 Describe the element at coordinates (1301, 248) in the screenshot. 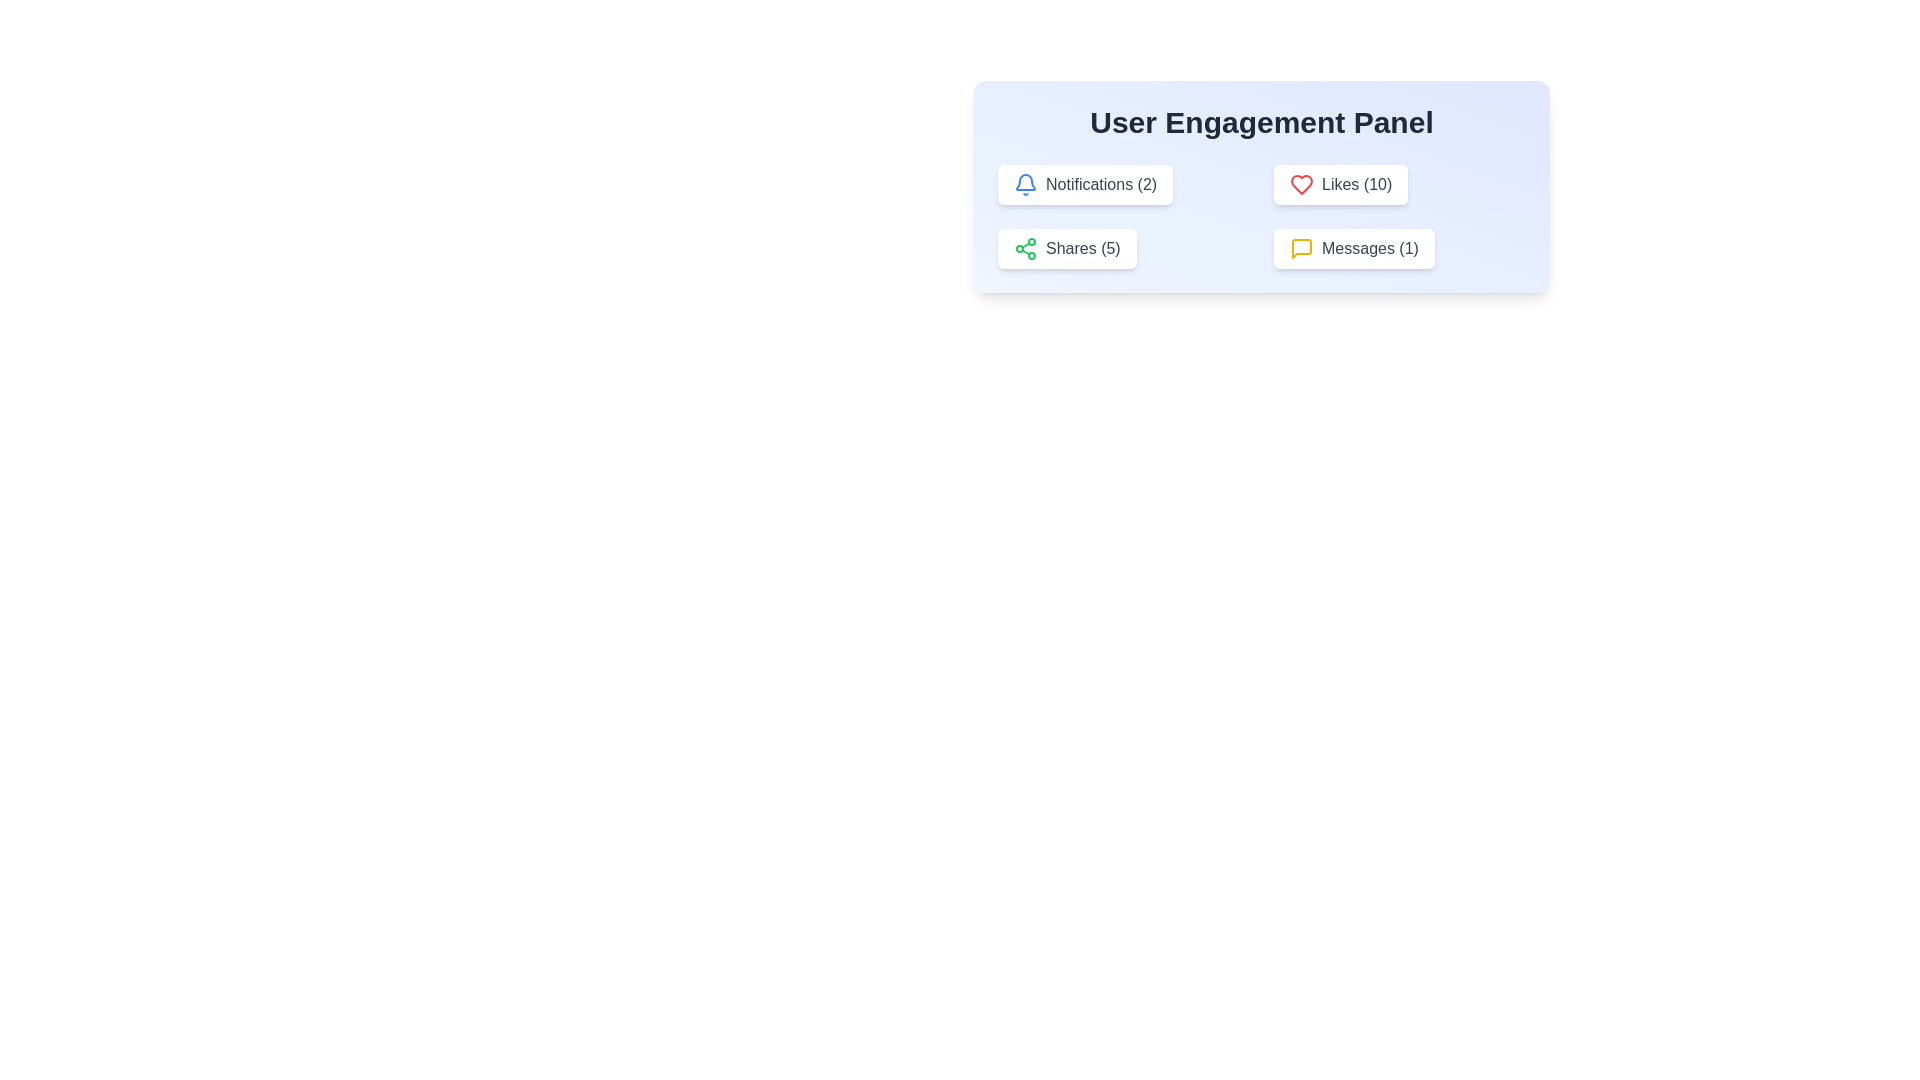

I see `the messaging icon located in the bottom-right corner of the User Engagement Panel` at that location.